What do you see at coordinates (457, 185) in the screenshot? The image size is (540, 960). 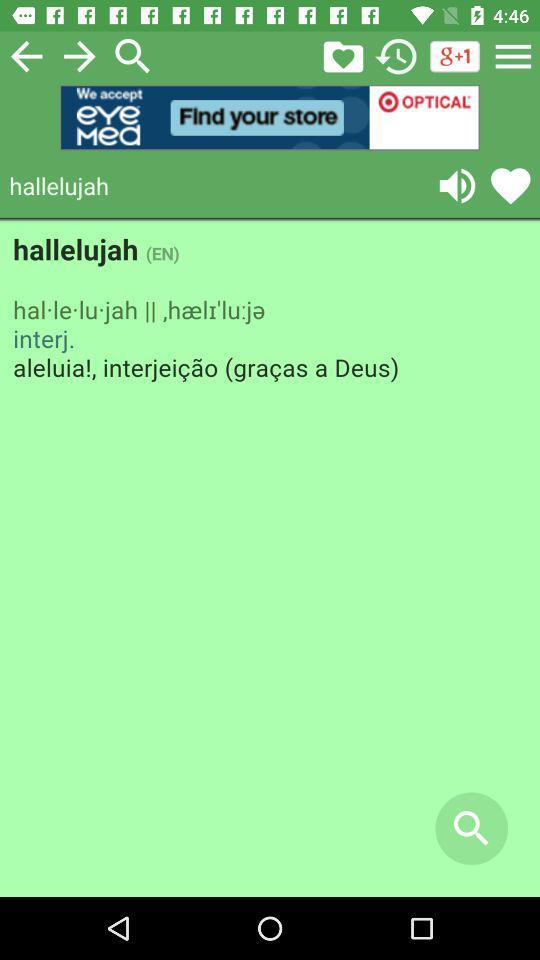 I see `the volume icon` at bounding box center [457, 185].